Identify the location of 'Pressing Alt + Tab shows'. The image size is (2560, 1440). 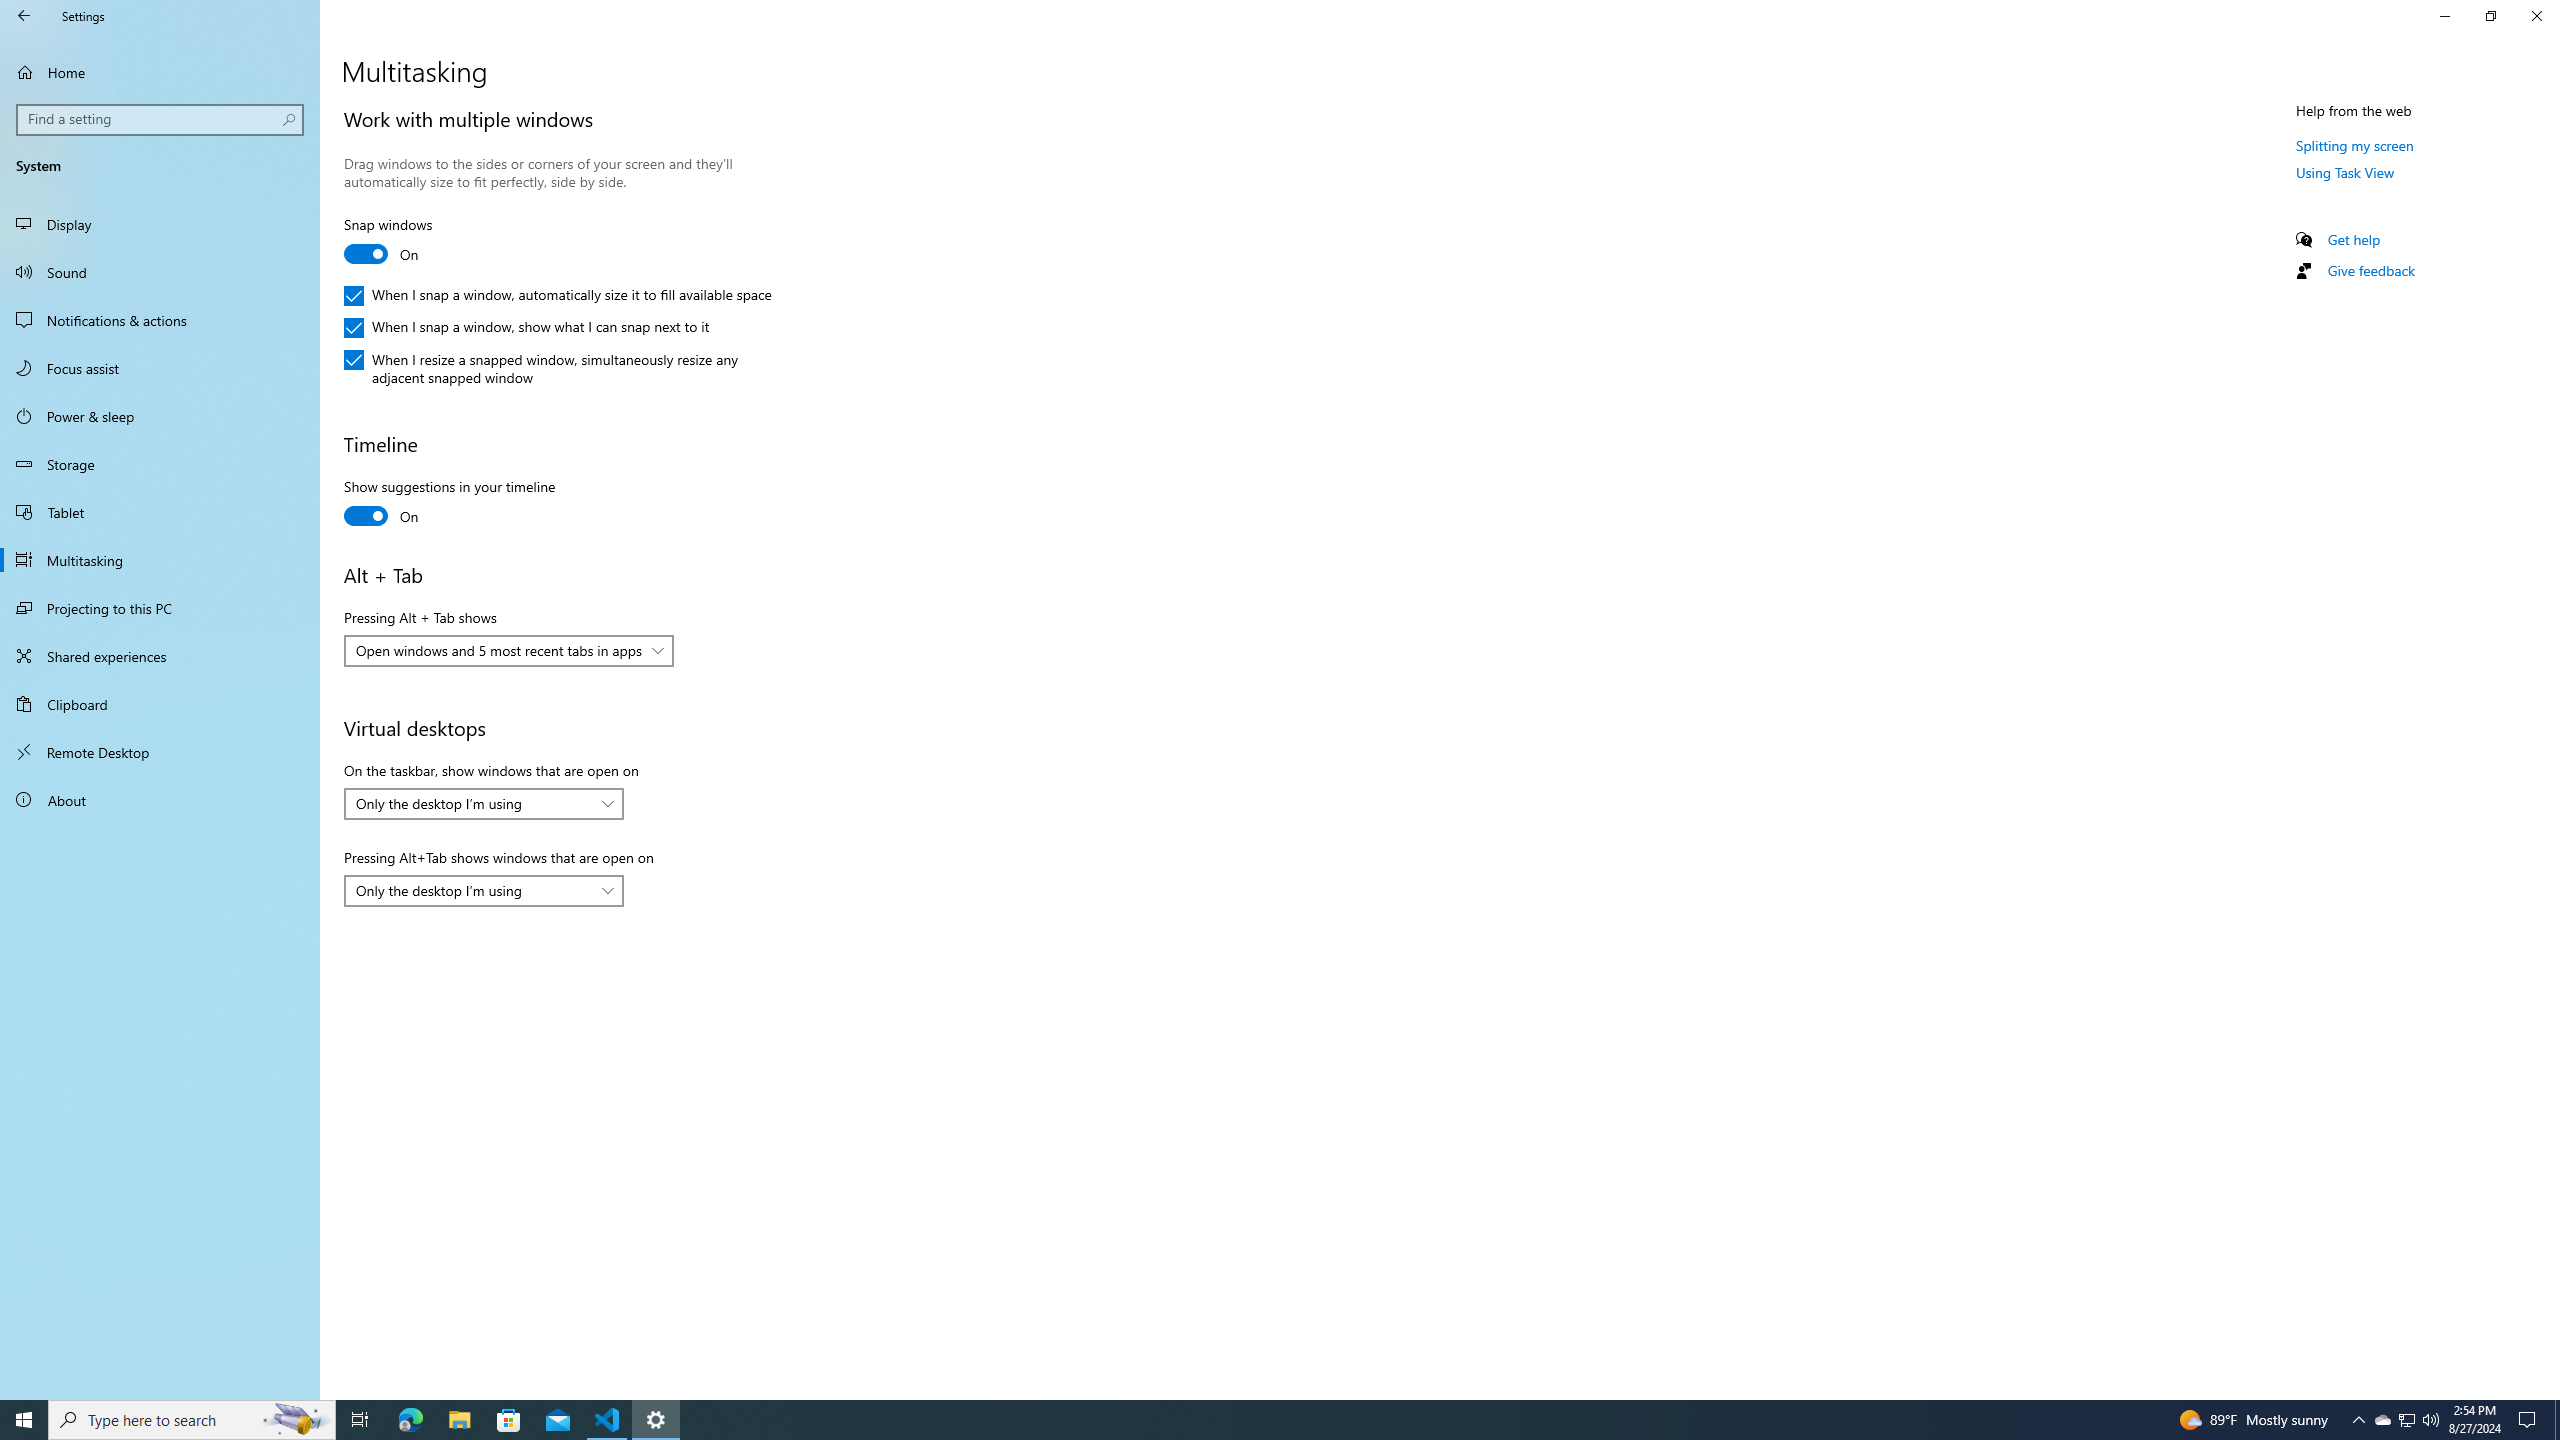
(507, 650).